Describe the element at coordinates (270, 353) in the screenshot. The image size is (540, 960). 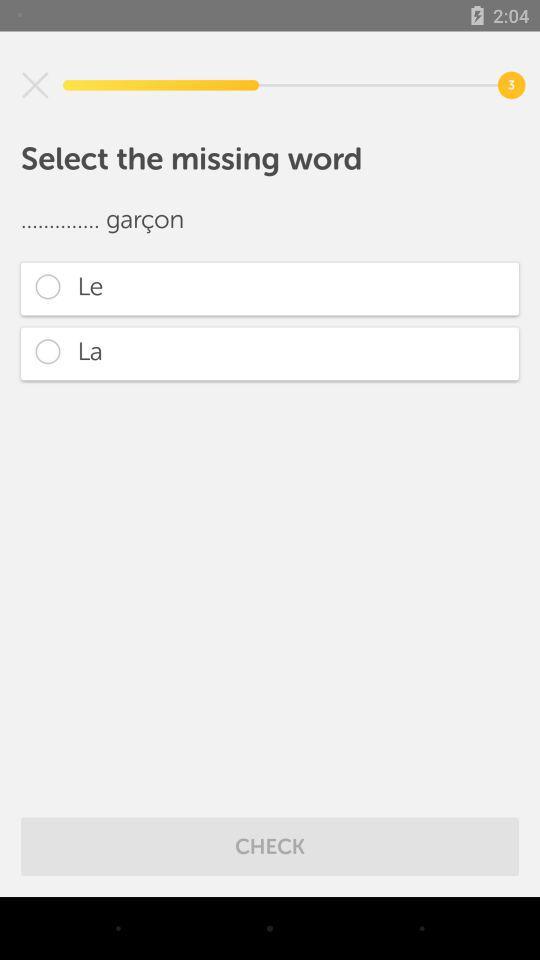
I see `la icon` at that location.